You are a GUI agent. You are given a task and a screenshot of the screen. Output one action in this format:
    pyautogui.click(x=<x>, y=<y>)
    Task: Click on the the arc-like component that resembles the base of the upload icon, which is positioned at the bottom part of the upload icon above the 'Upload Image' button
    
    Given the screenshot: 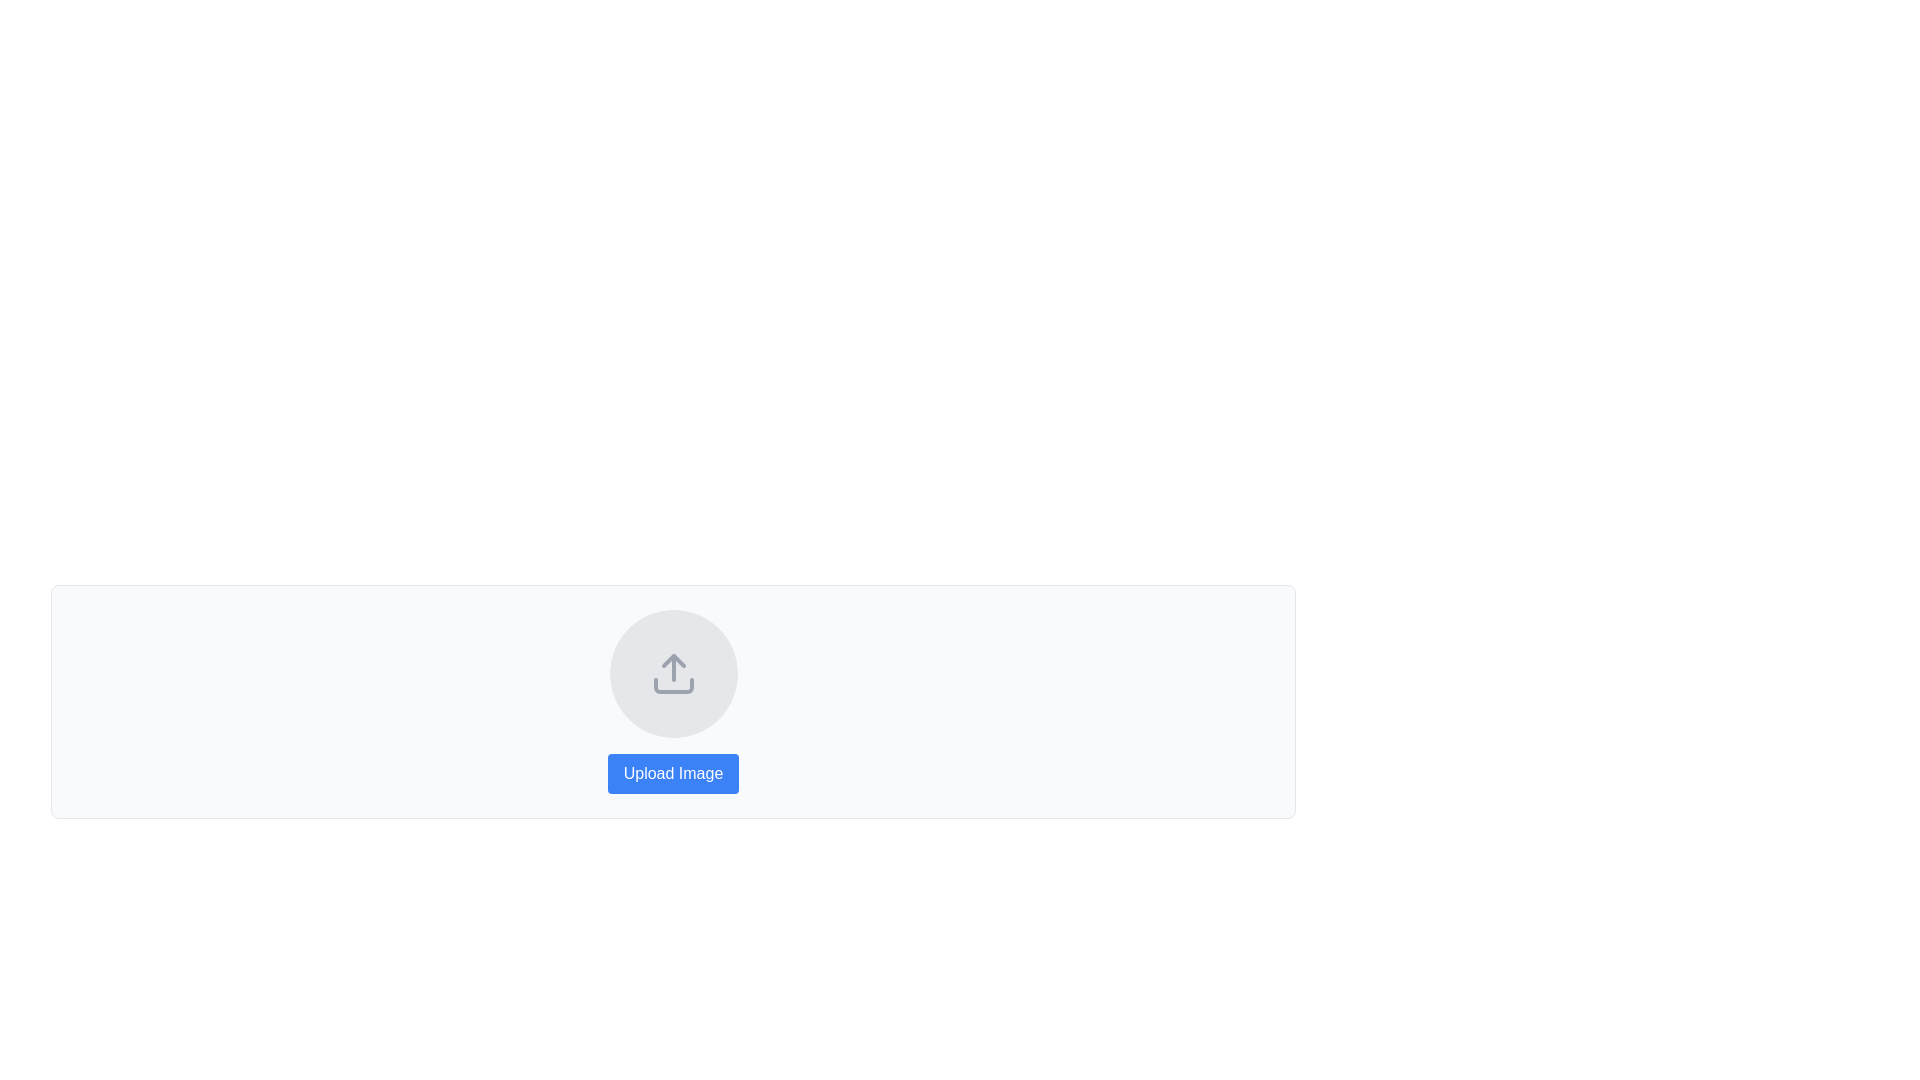 What is the action you would take?
    pyautogui.click(x=673, y=685)
    